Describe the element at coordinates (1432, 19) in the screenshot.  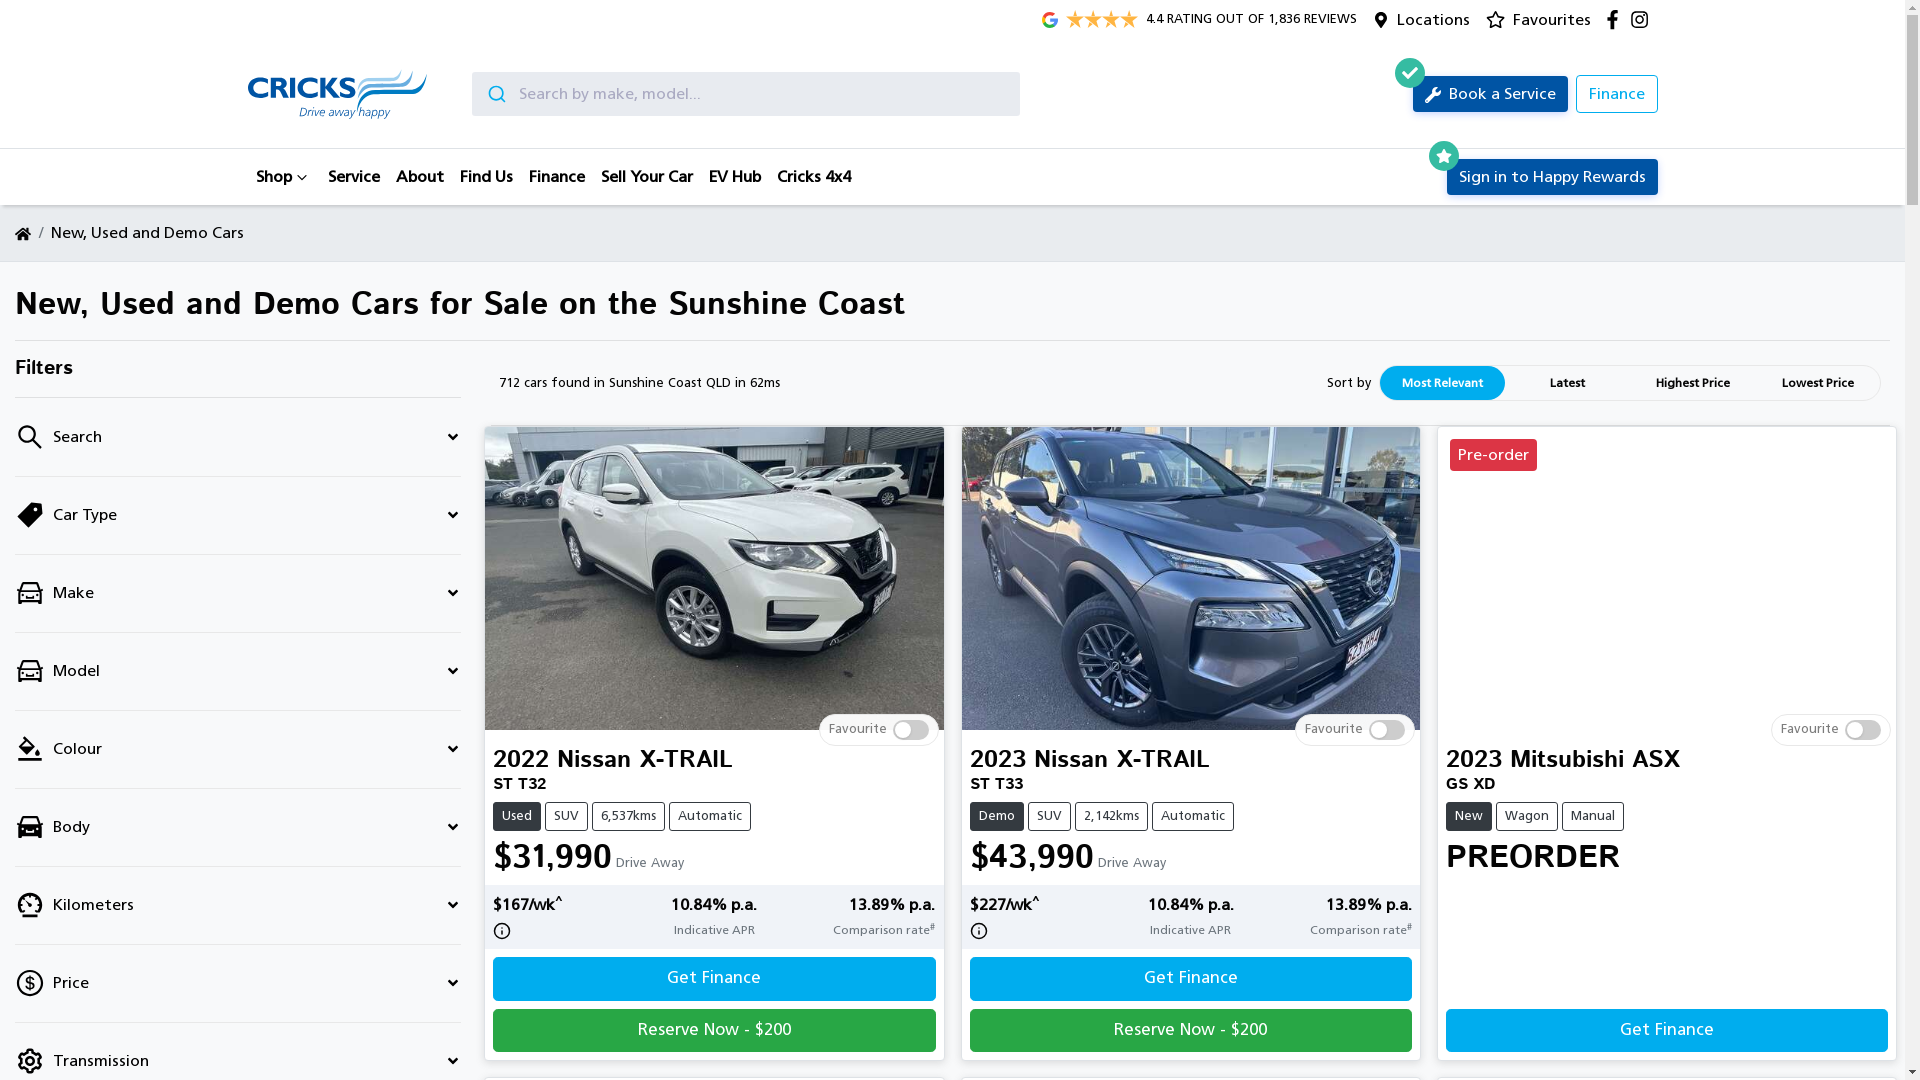
I see `'Locations'` at that location.